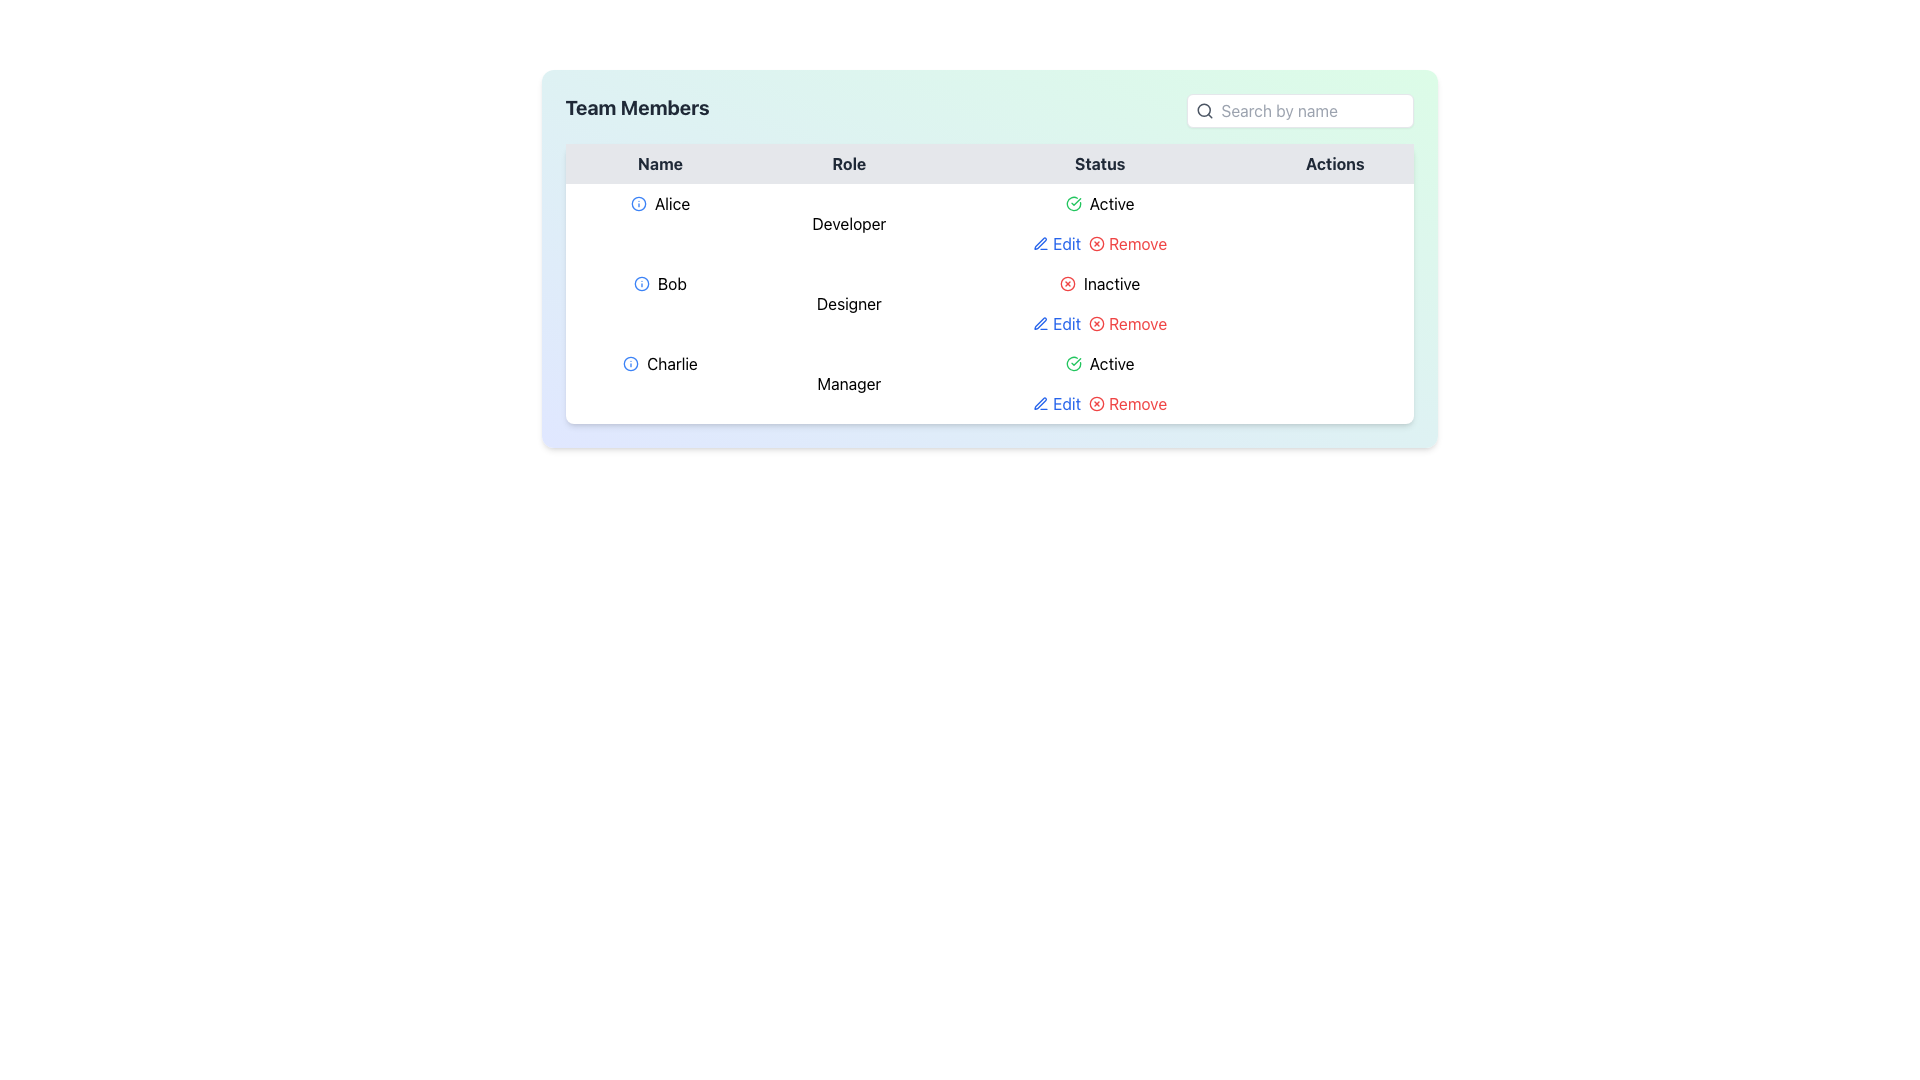 This screenshot has width=1920, height=1080. I want to click on the Status Indicator displaying 'Active' for Alice in the table, which includes a green check icon and the text 'Active', so click(1099, 204).